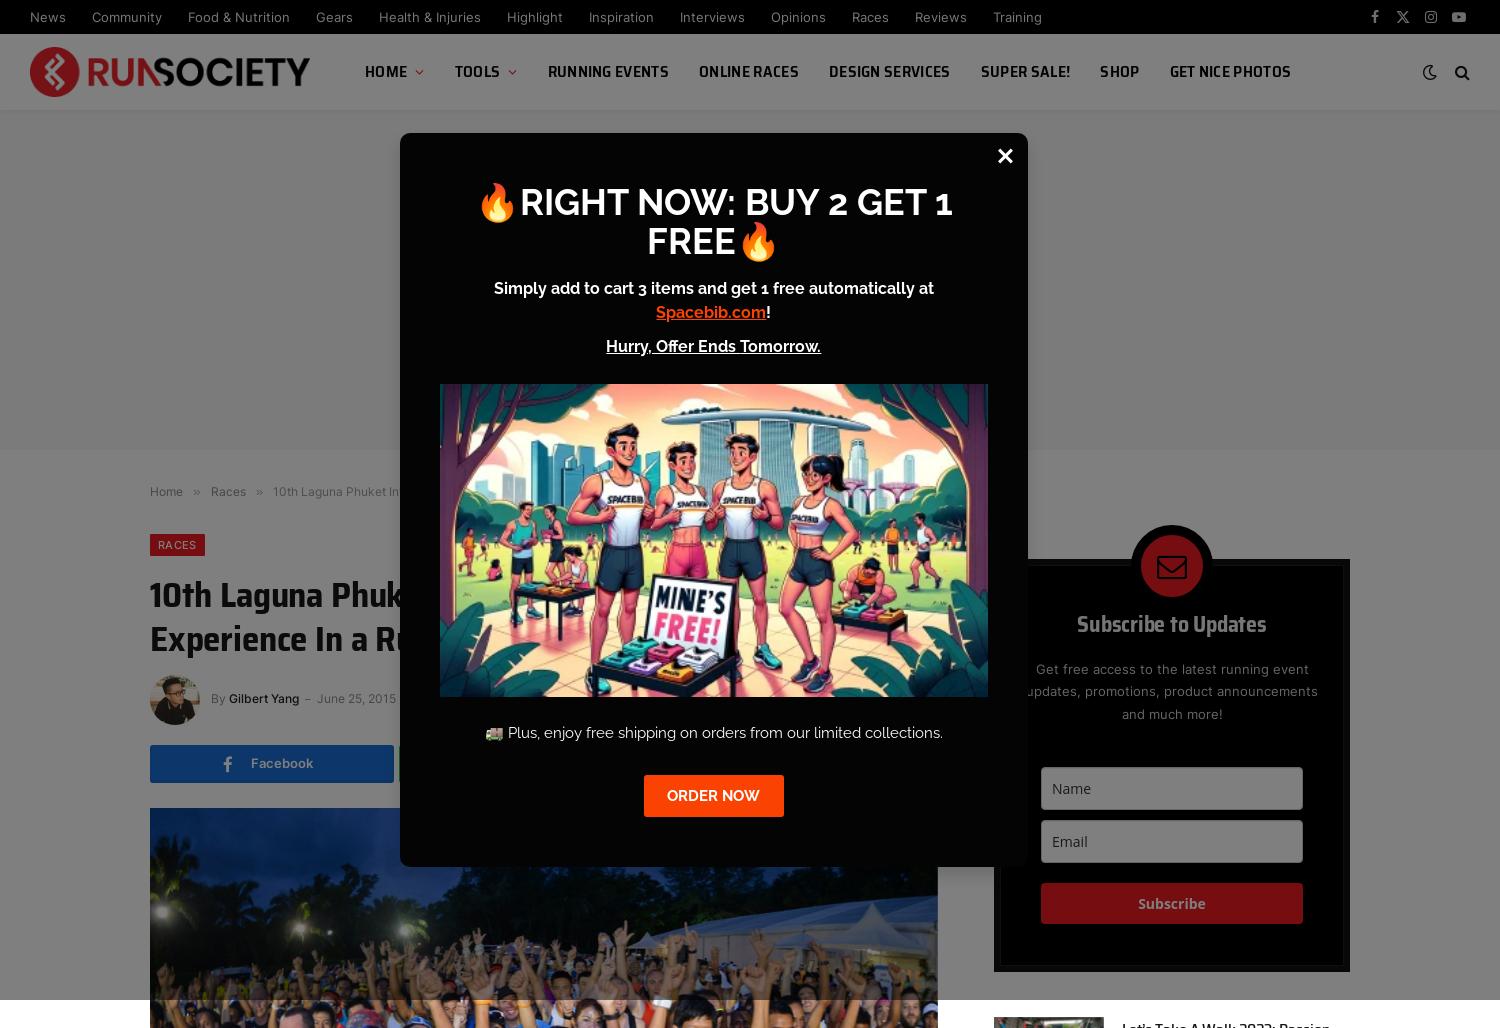  Describe the element at coordinates (541, 364) in the screenshot. I see `'Best Ideal Weight Calculator'` at that location.